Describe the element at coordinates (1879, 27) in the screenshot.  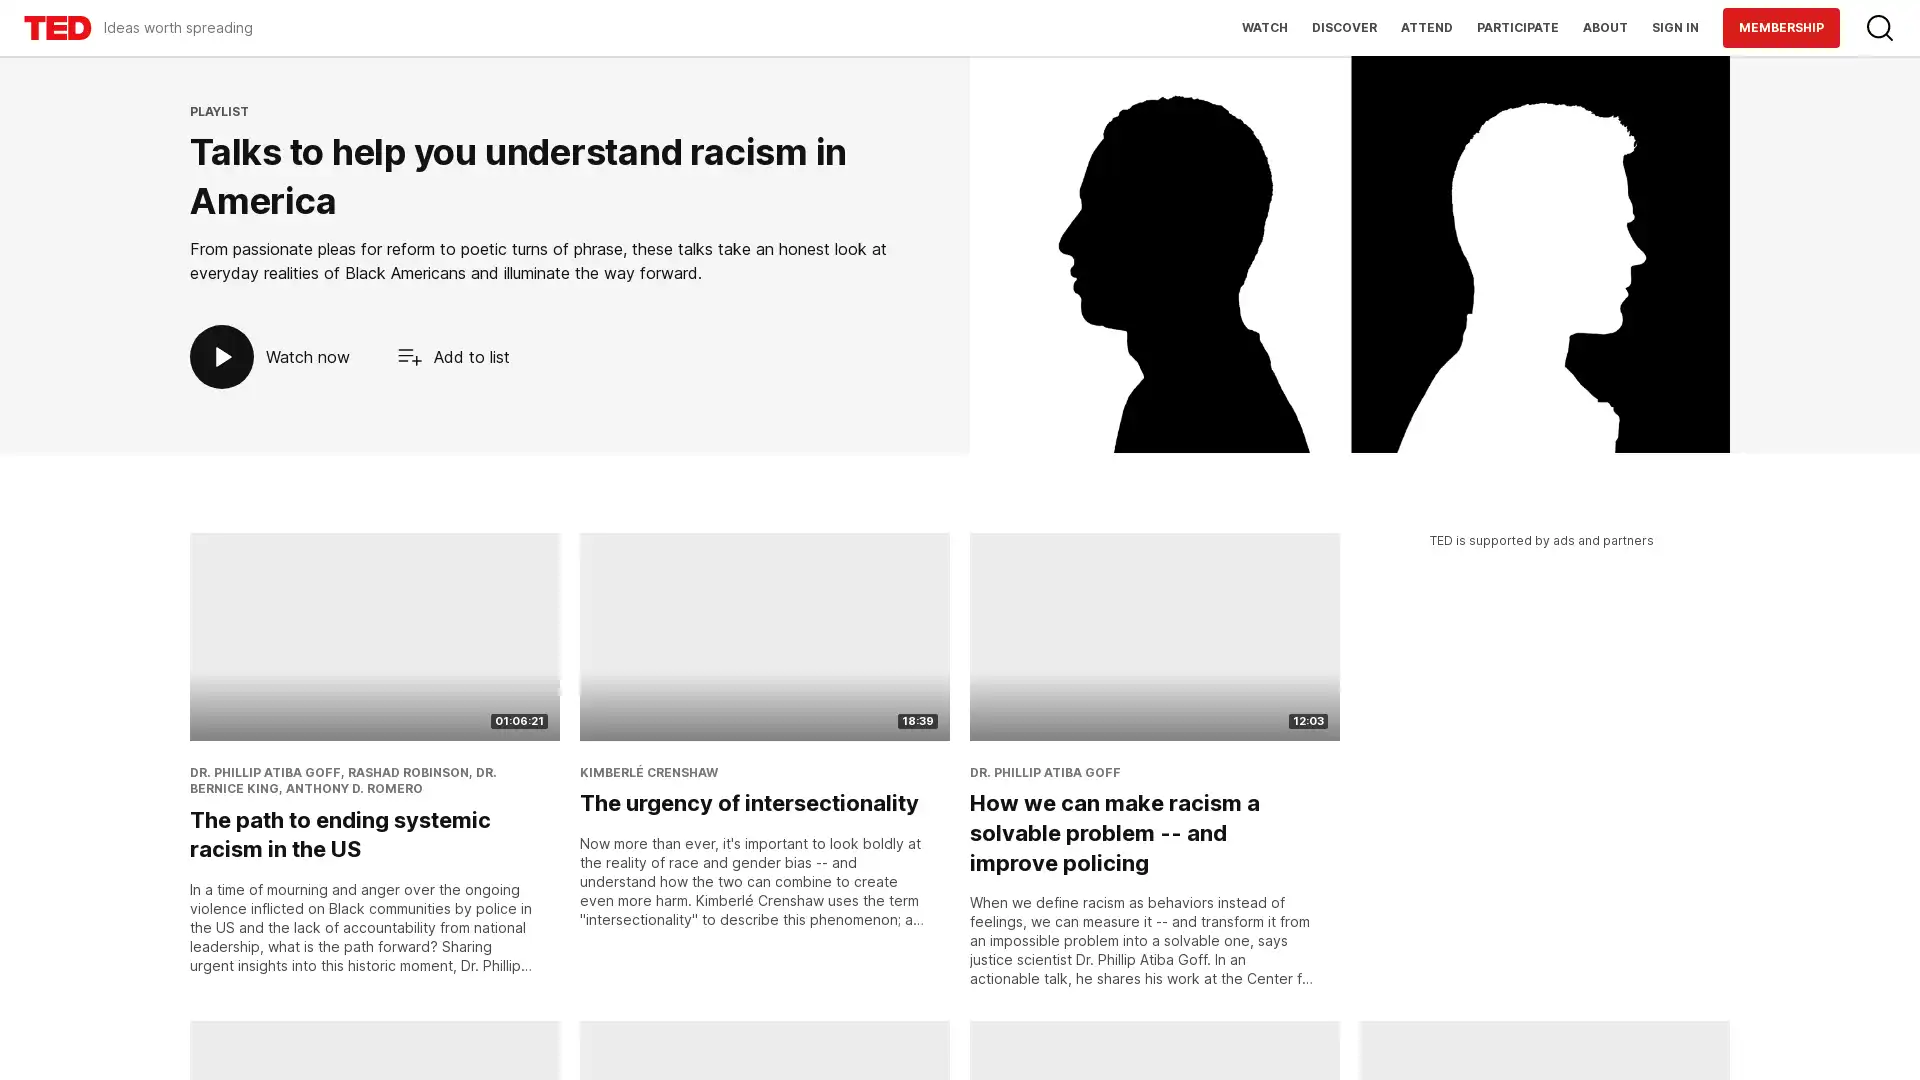
I see `Type to search` at that location.